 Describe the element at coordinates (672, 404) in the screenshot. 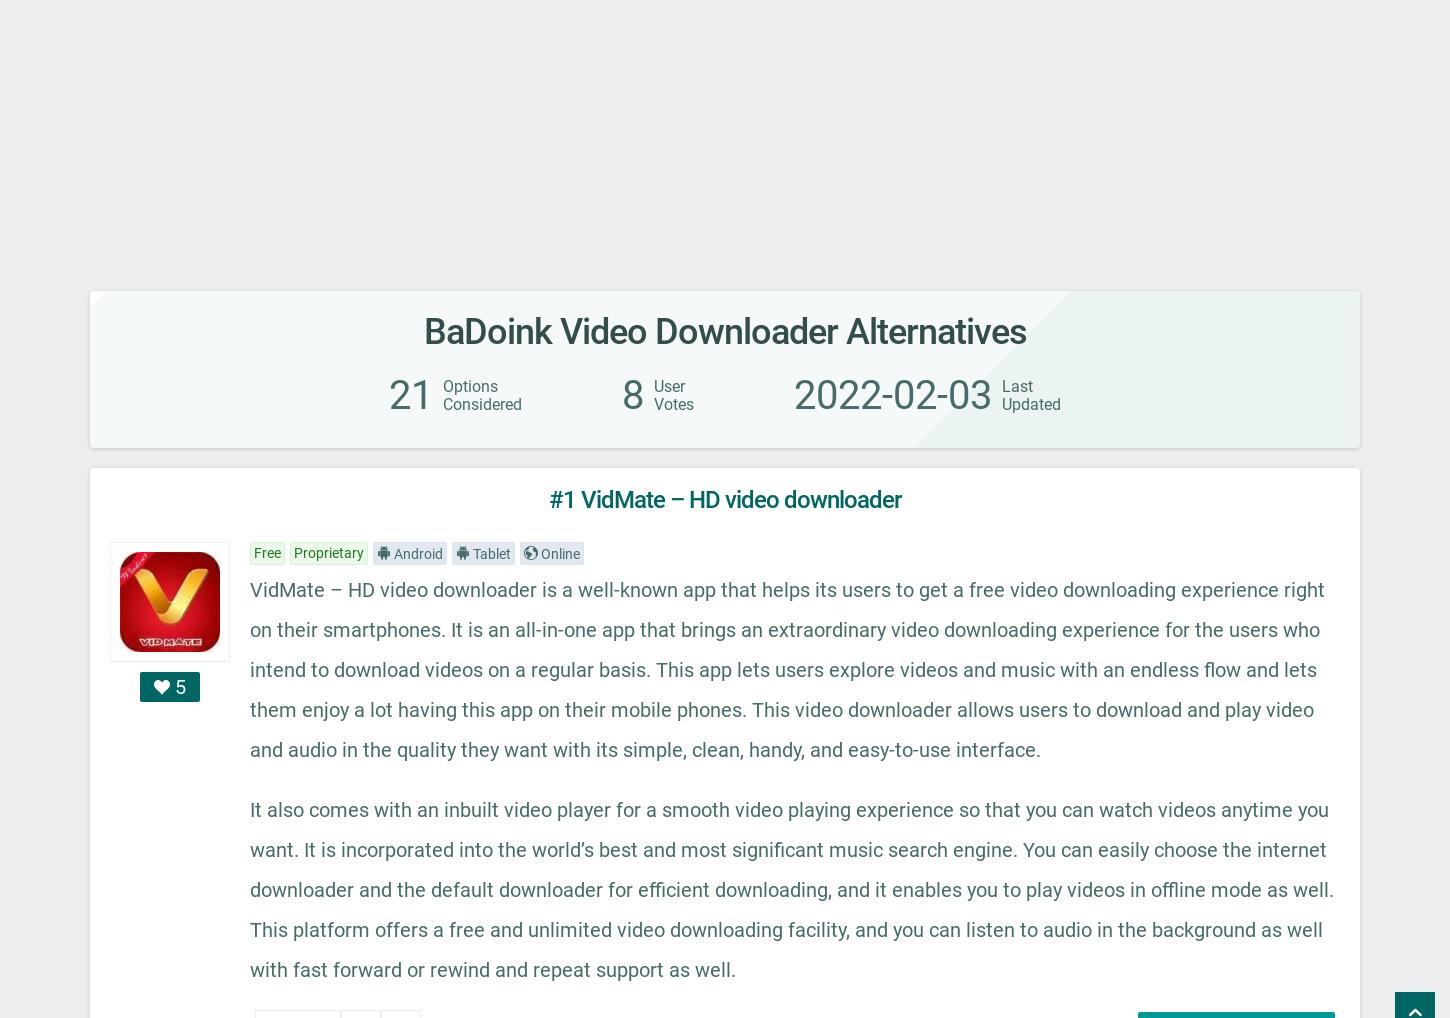

I see `'Votes'` at that location.